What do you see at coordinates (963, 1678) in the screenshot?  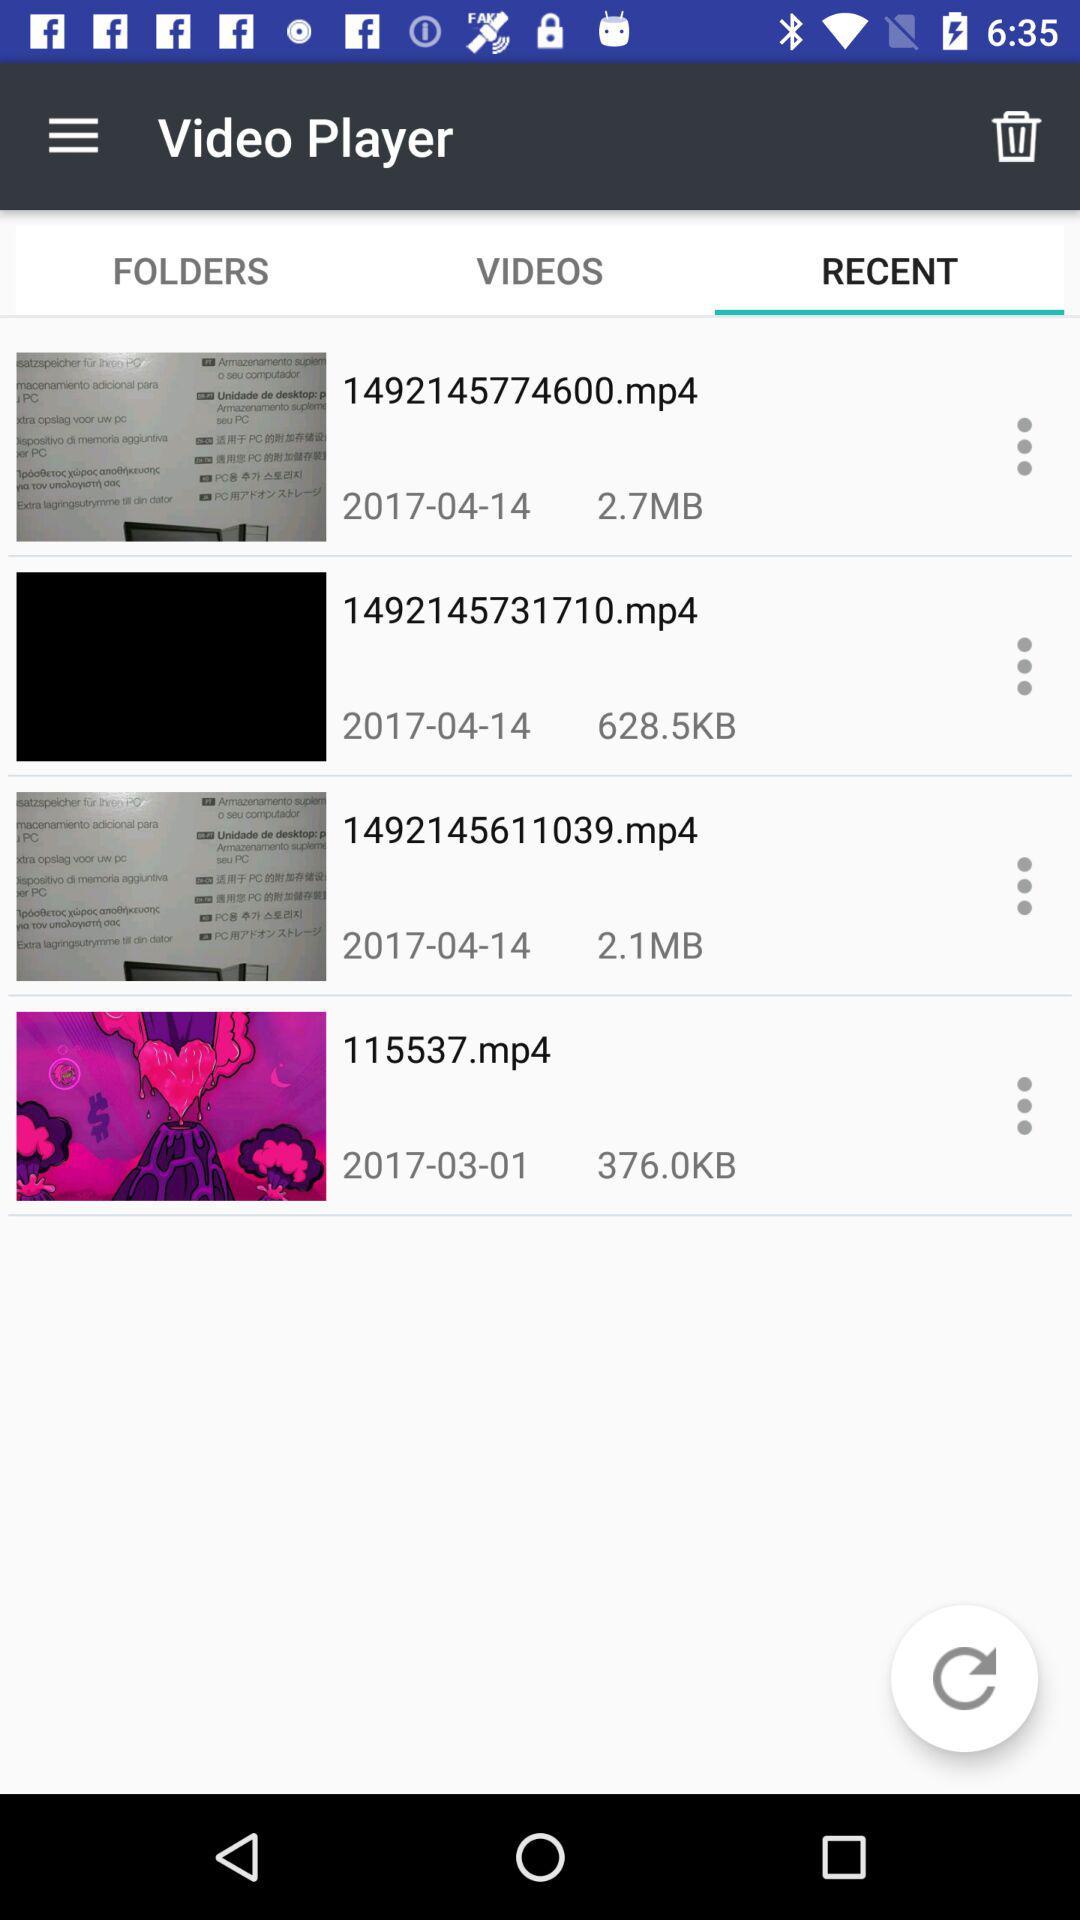 I see `refresh` at bounding box center [963, 1678].